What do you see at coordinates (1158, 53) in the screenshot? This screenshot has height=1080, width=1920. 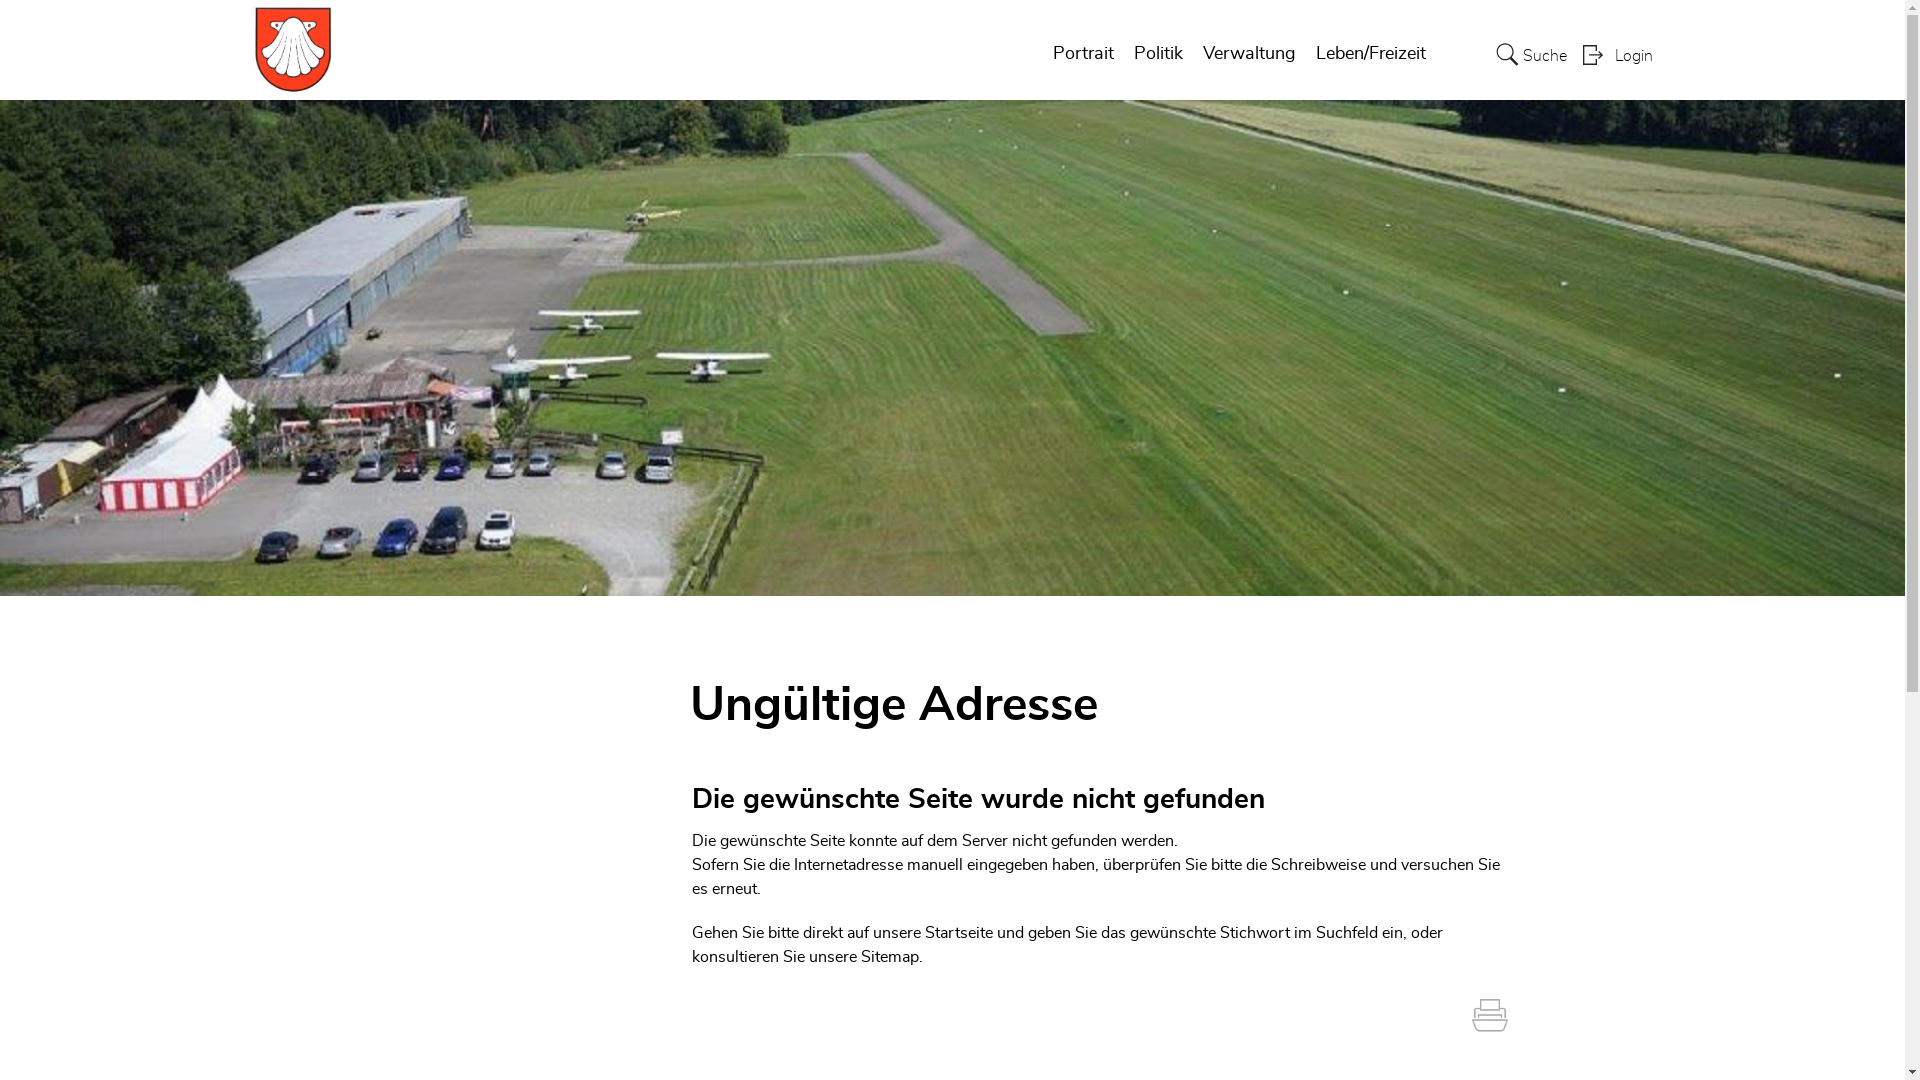 I see `'Politik'` at bounding box center [1158, 53].